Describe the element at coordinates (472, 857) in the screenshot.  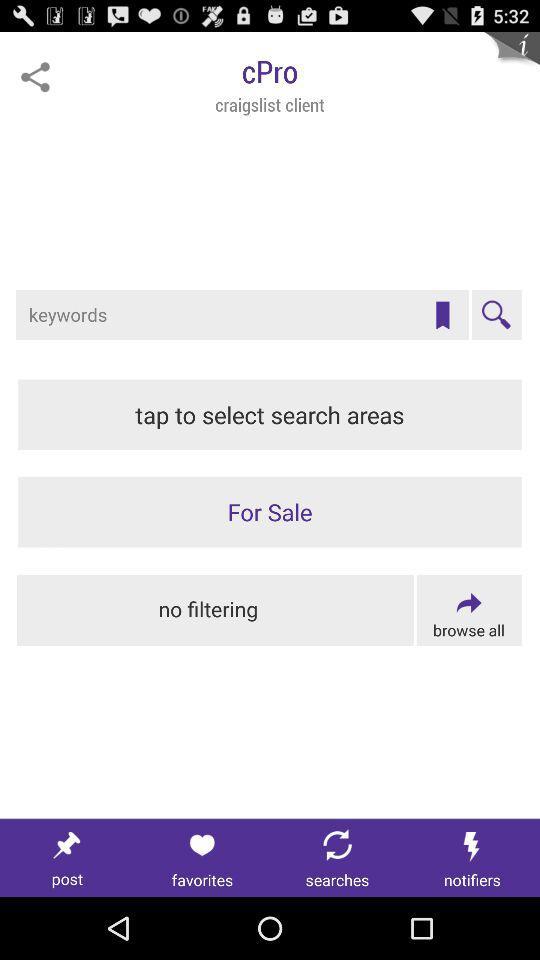
I see `change notifications` at that location.